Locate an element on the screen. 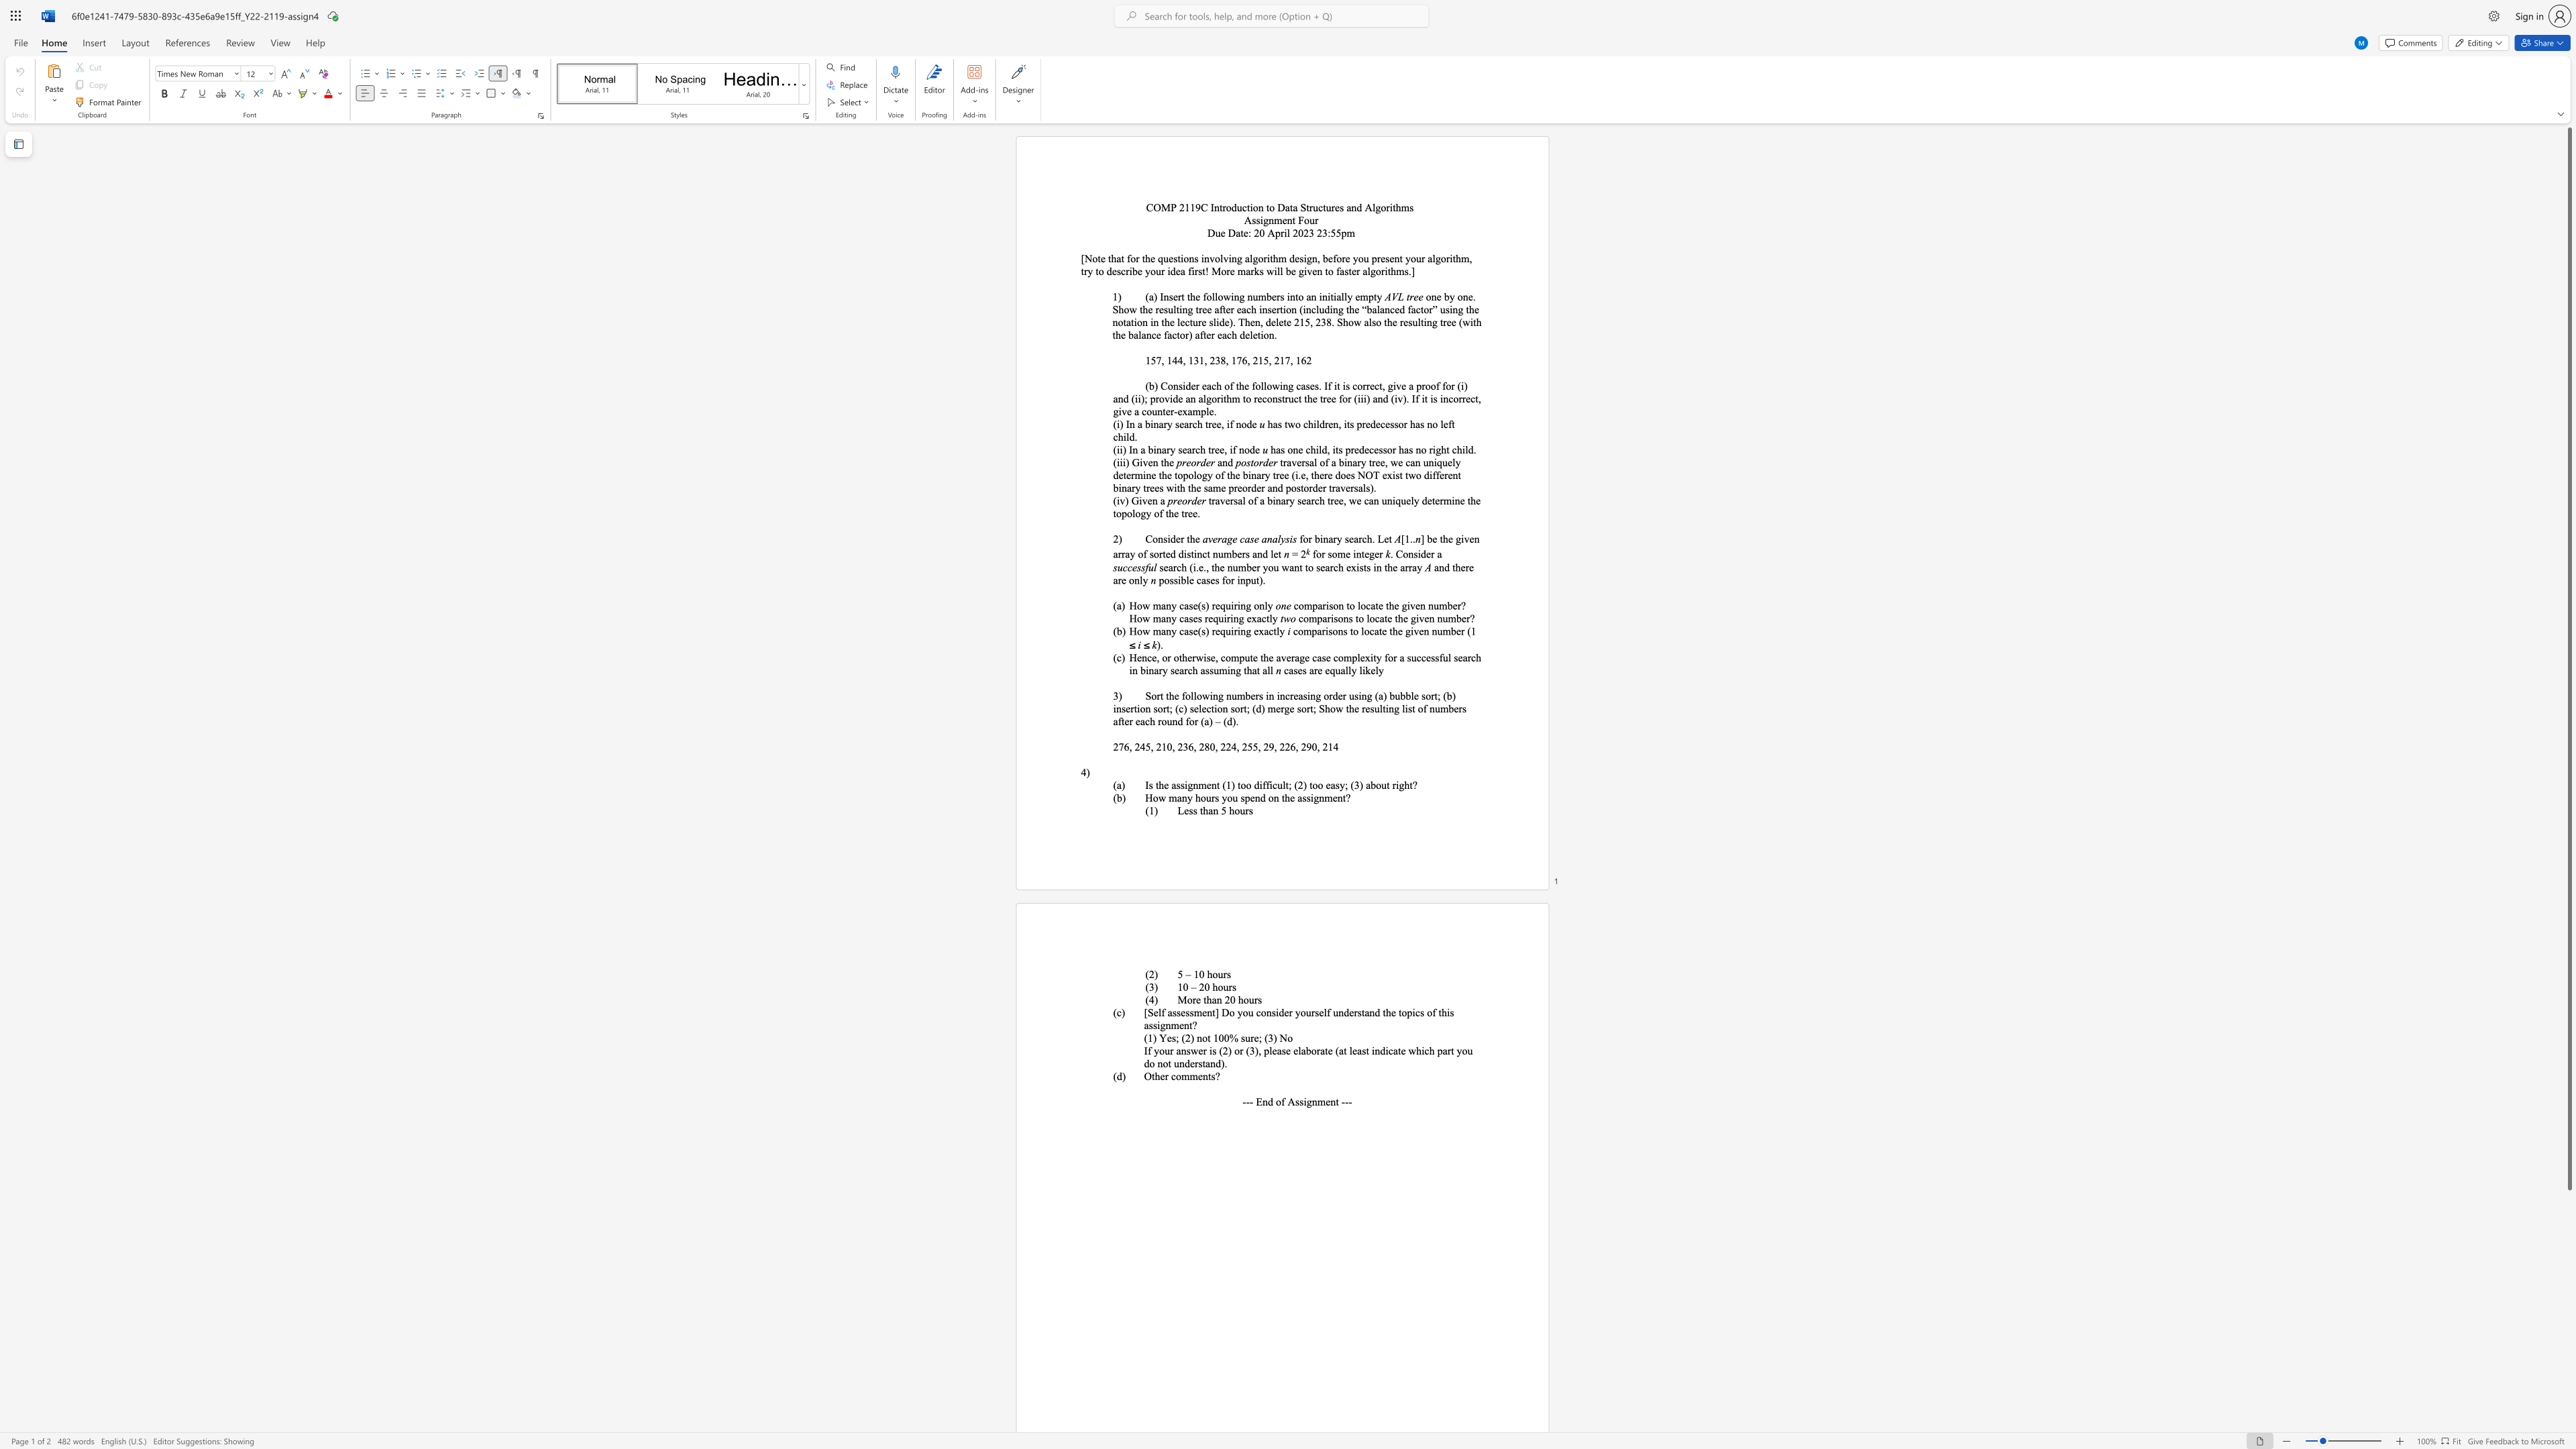 The width and height of the screenshot is (2576, 1449). the 1th character "t" in the text is located at coordinates (1161, 462).